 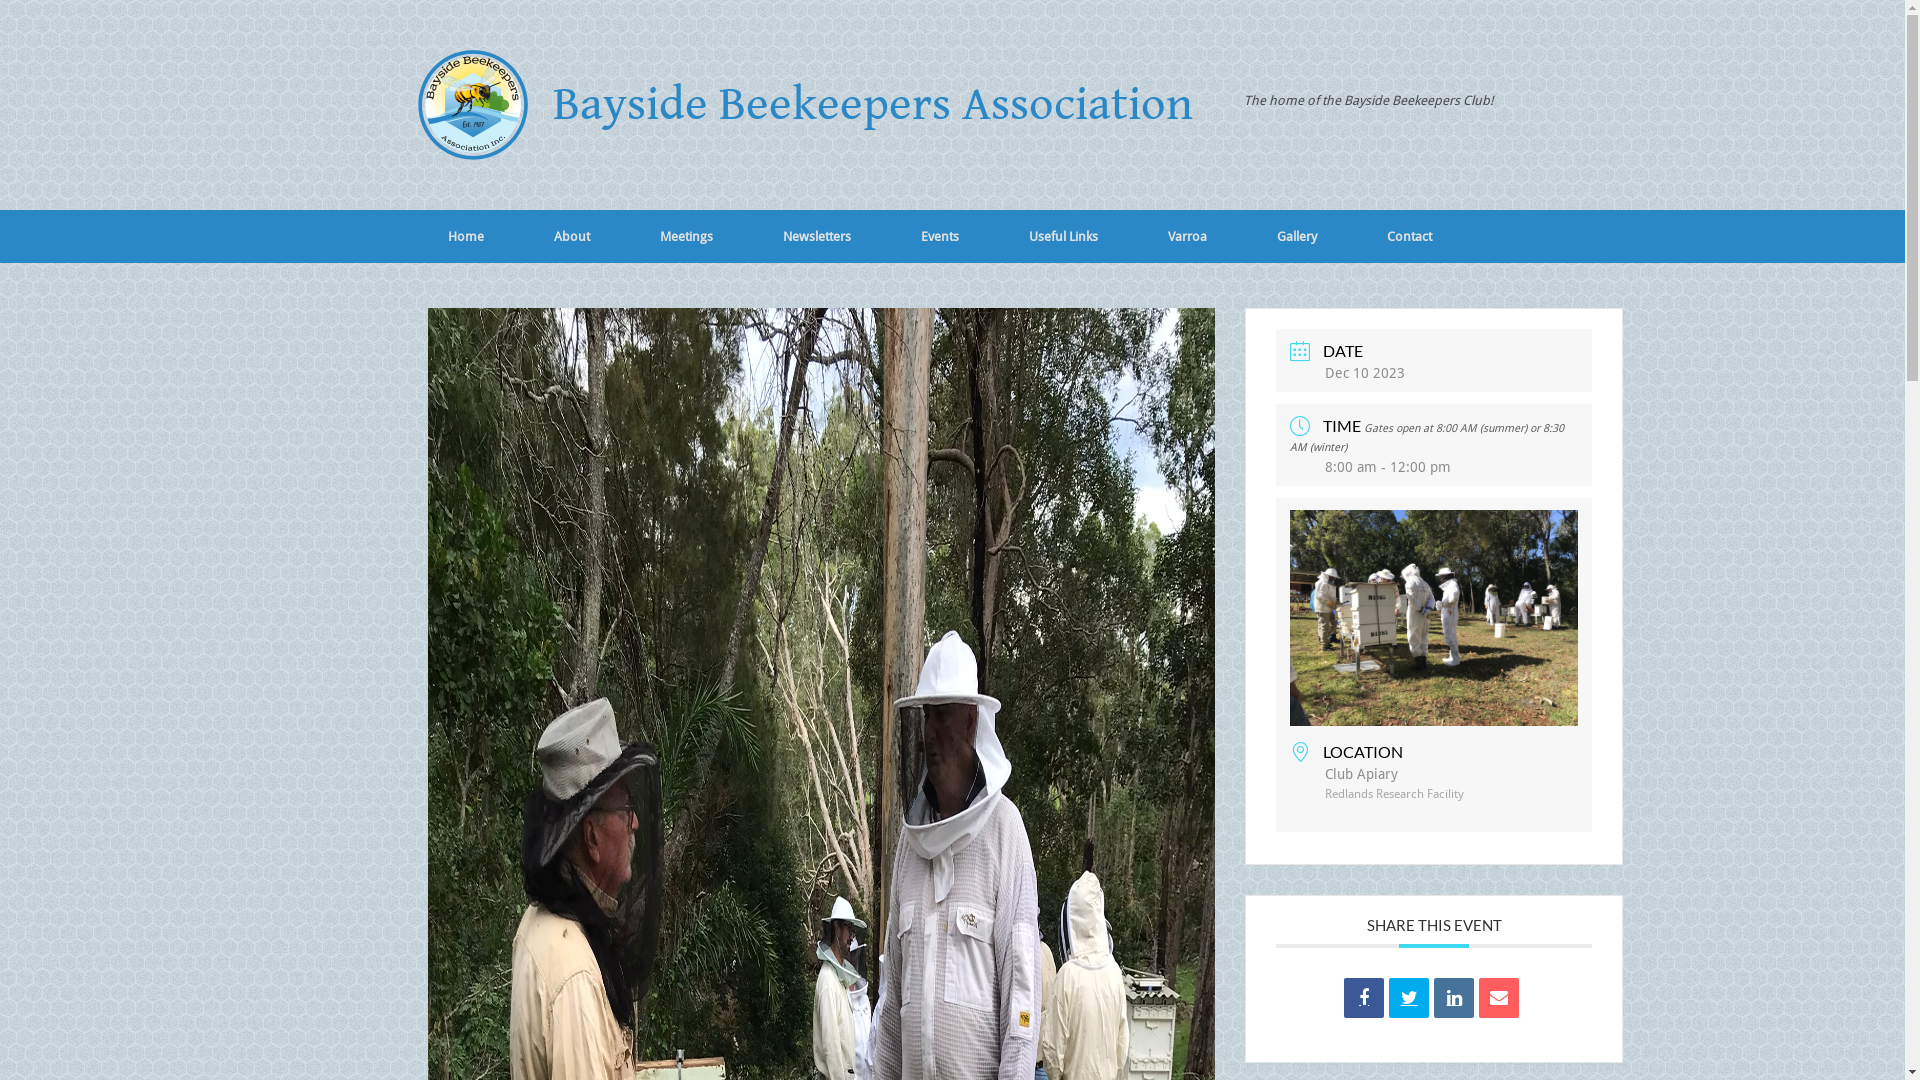 What do you see at coordinates (1186, 235) in the screenshot?
I see `'Varroa'` at bounding box center [1186, 235].